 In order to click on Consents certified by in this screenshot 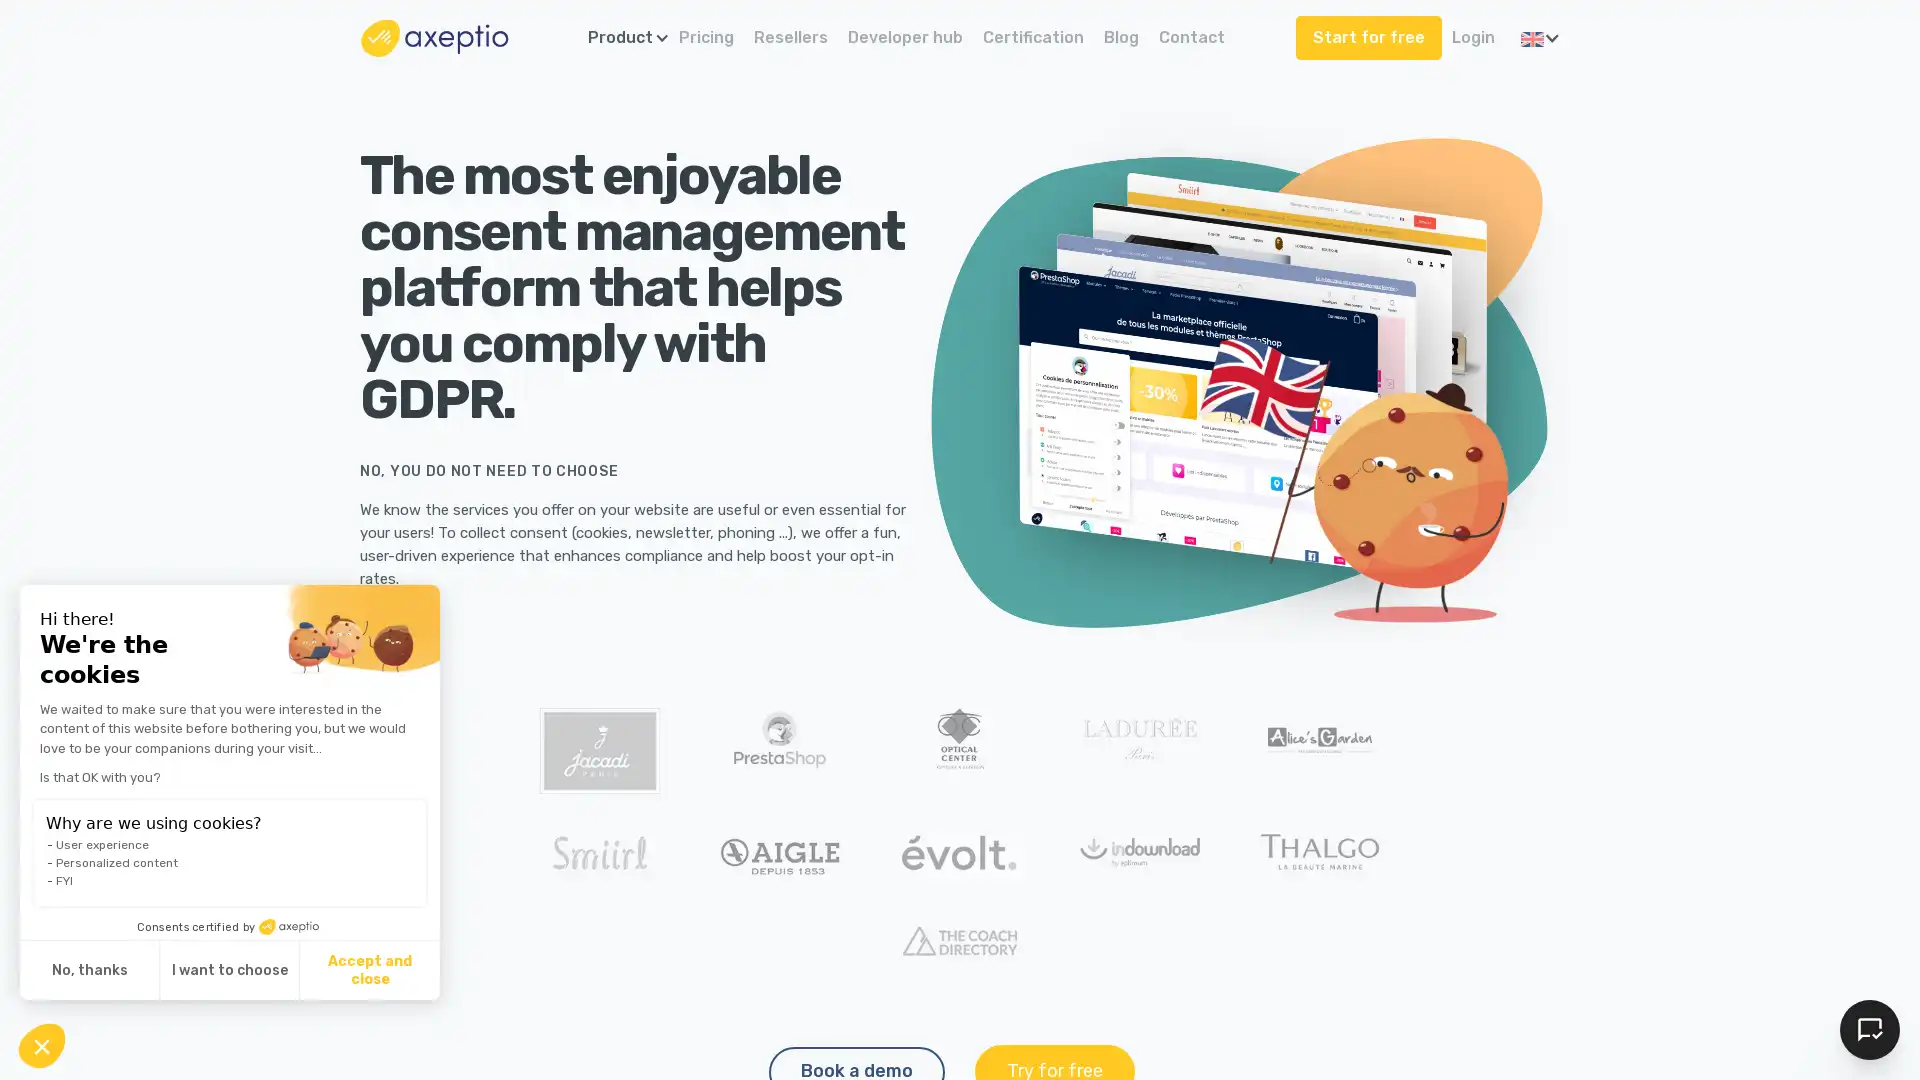, I will do `click(229, 926)`.